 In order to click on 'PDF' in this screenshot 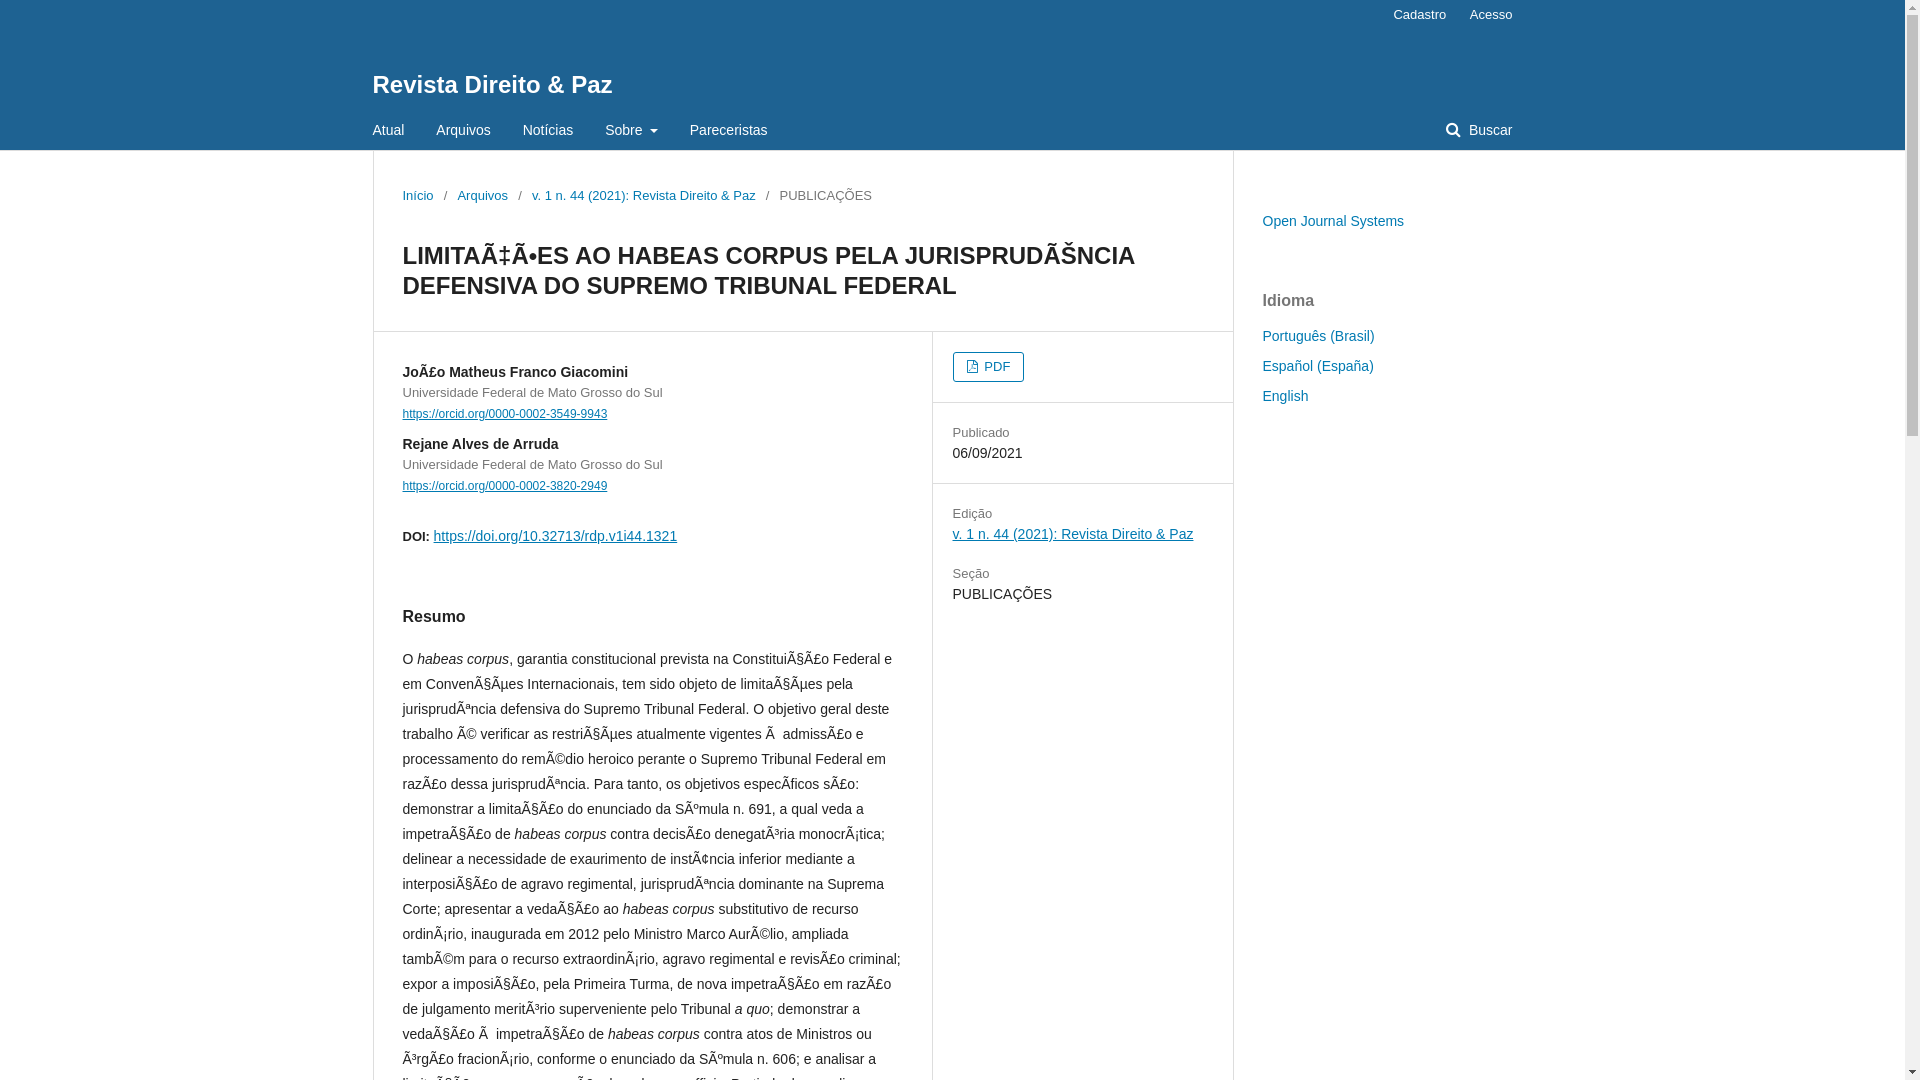, I will do `click(950, 366)`.